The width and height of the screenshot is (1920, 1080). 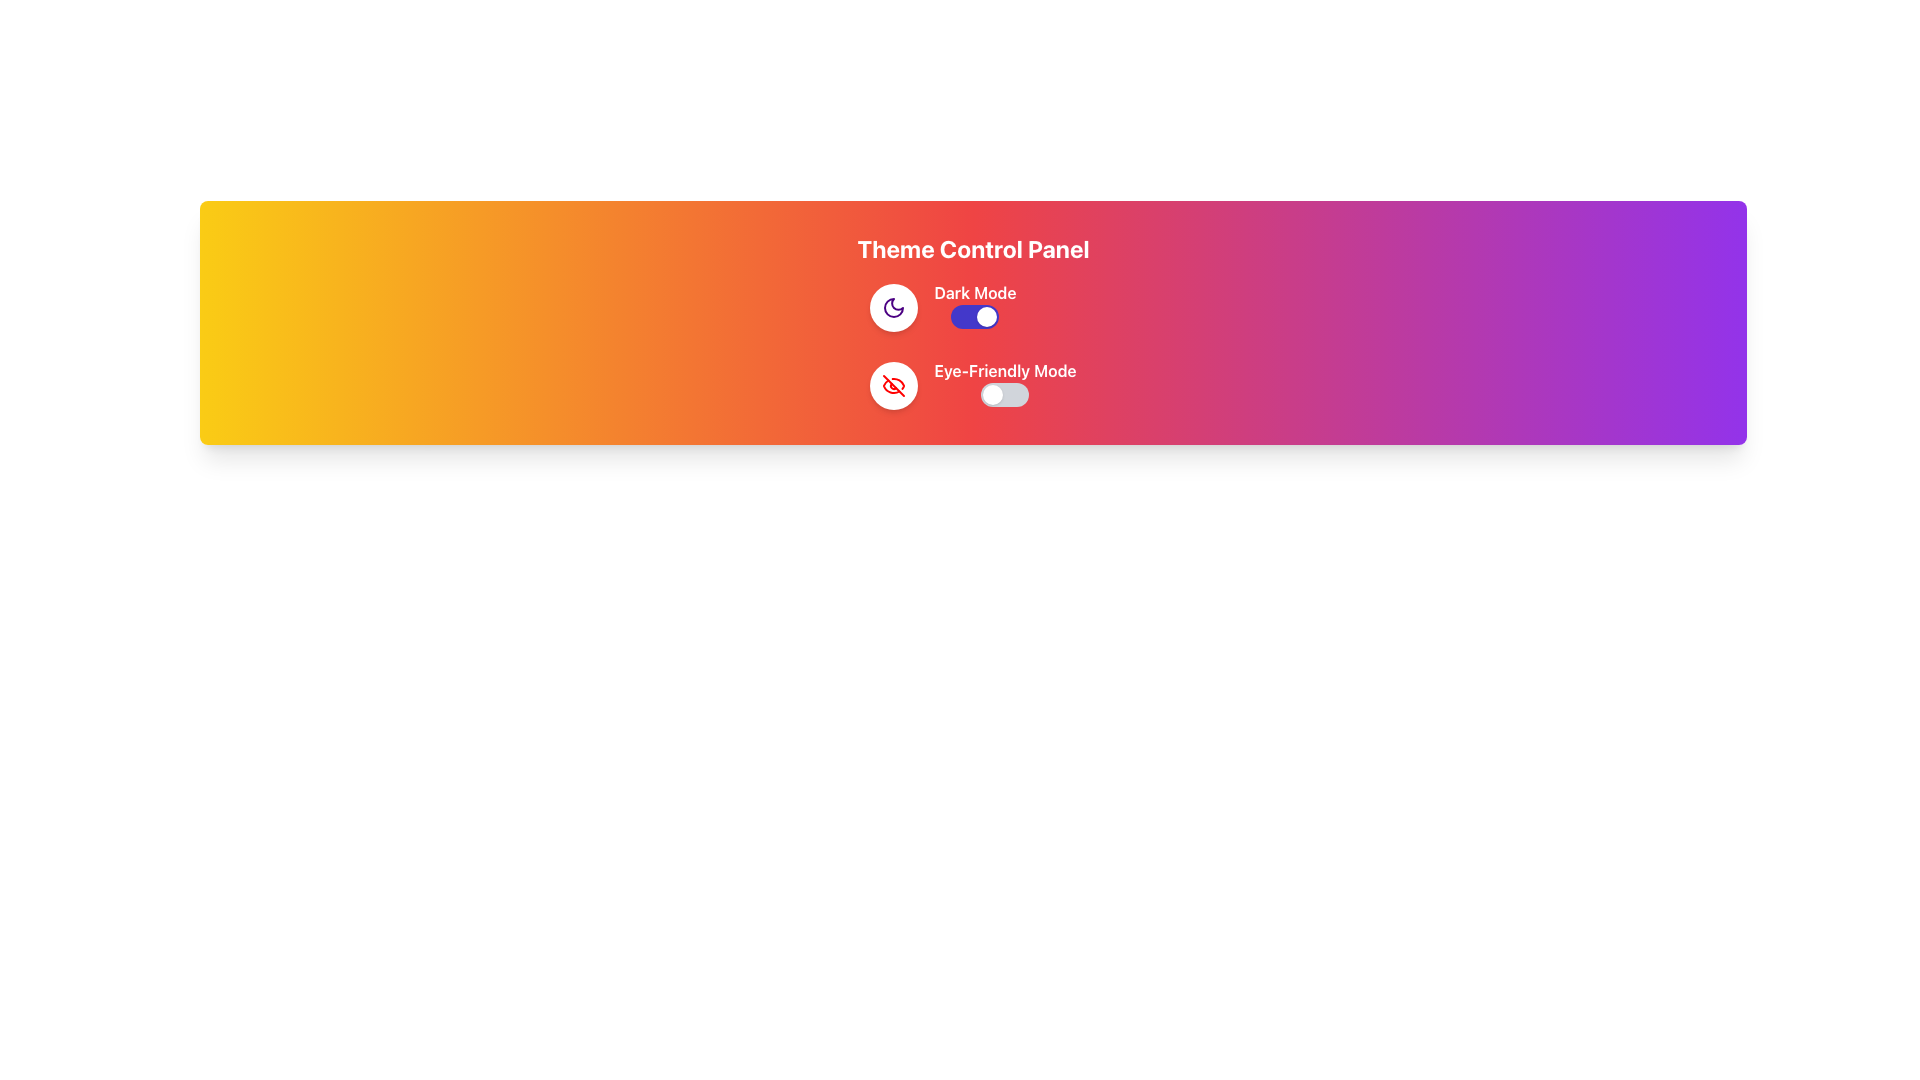 What do you see at coordinates (973, 385) in the screenshot?
I see `the 'Eye-Friendly Mode' toggle switch located below the 'Dark Mode' toggle in the 'Theme Control Panel' to switch modes` at bounding box center [973, 385].